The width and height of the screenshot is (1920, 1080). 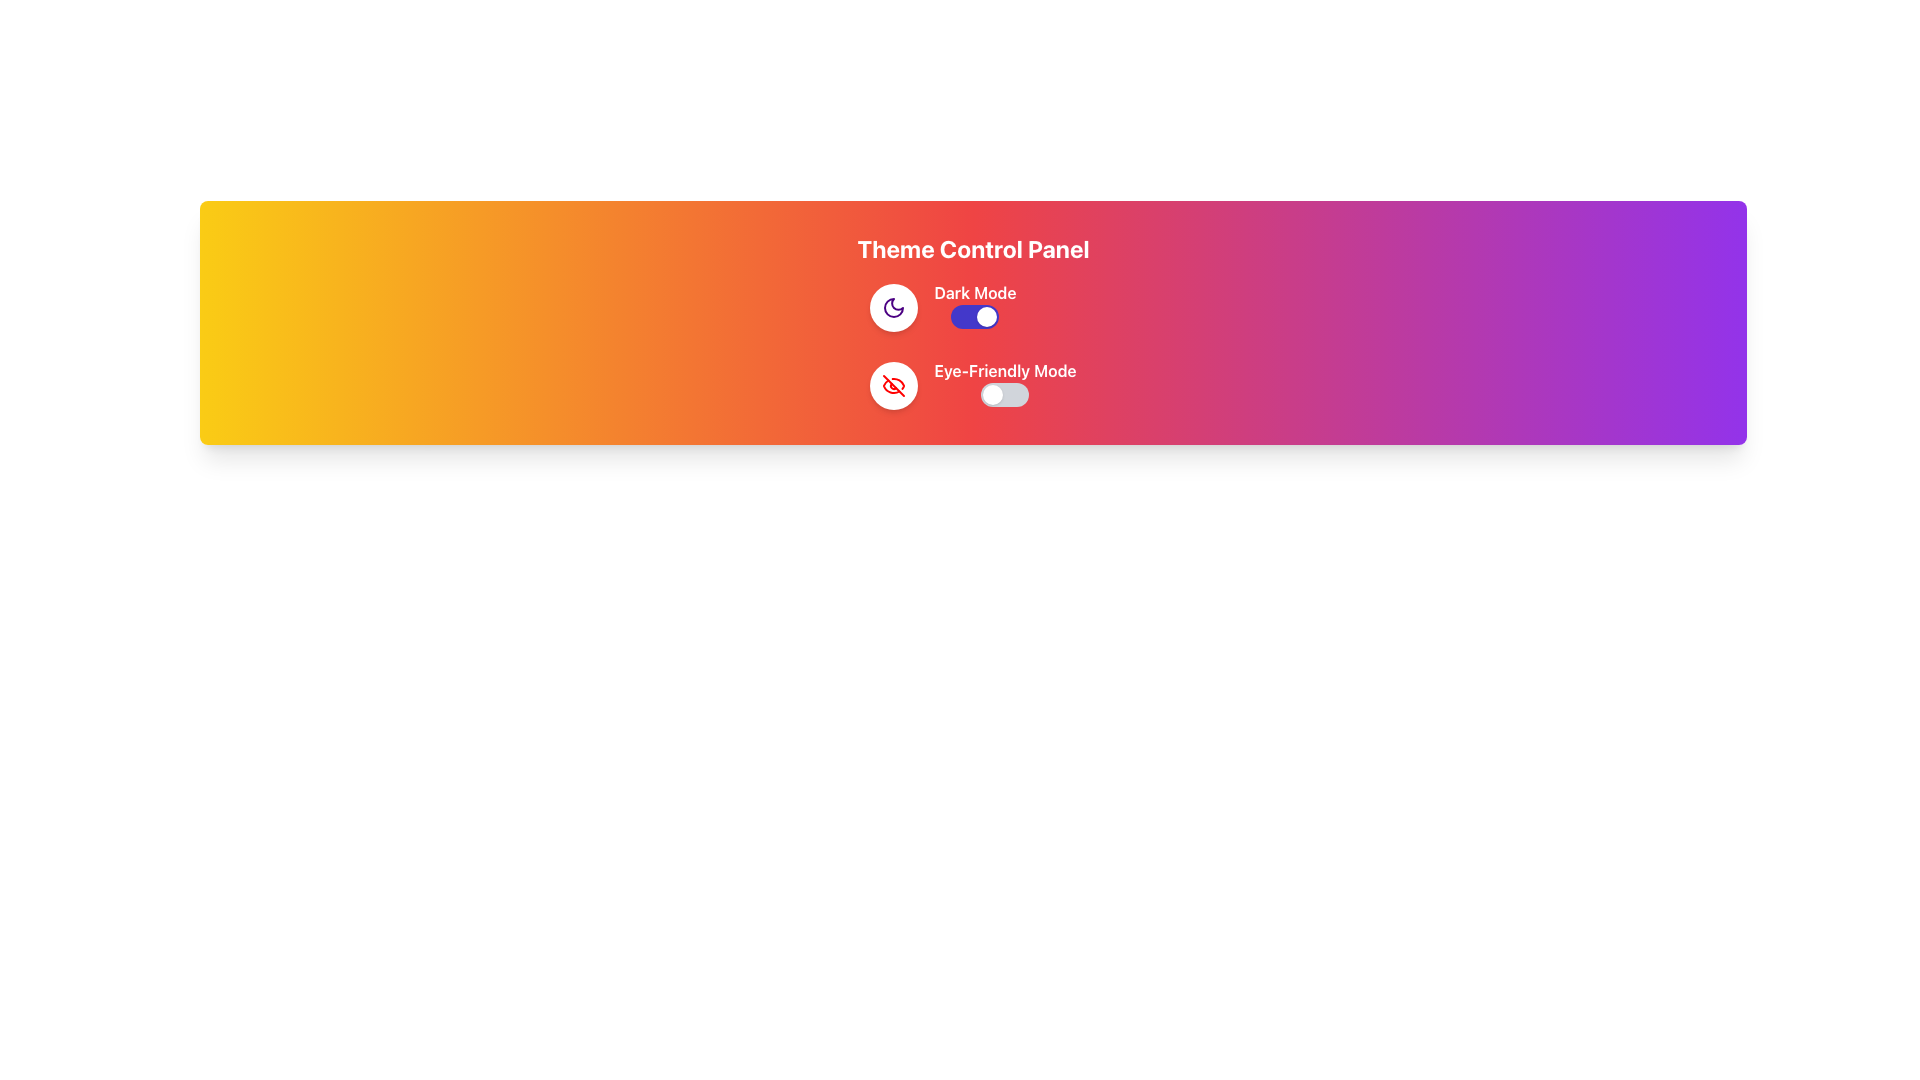 What do you see at coordinates (973, 385) in the screenshot?
I see `the 'Eye-Friendly Mode' toggle switch located below the 'Dark Mode' toggle in the 'Theme Control Panel' to switch modes` at bounding box center [973, 385].